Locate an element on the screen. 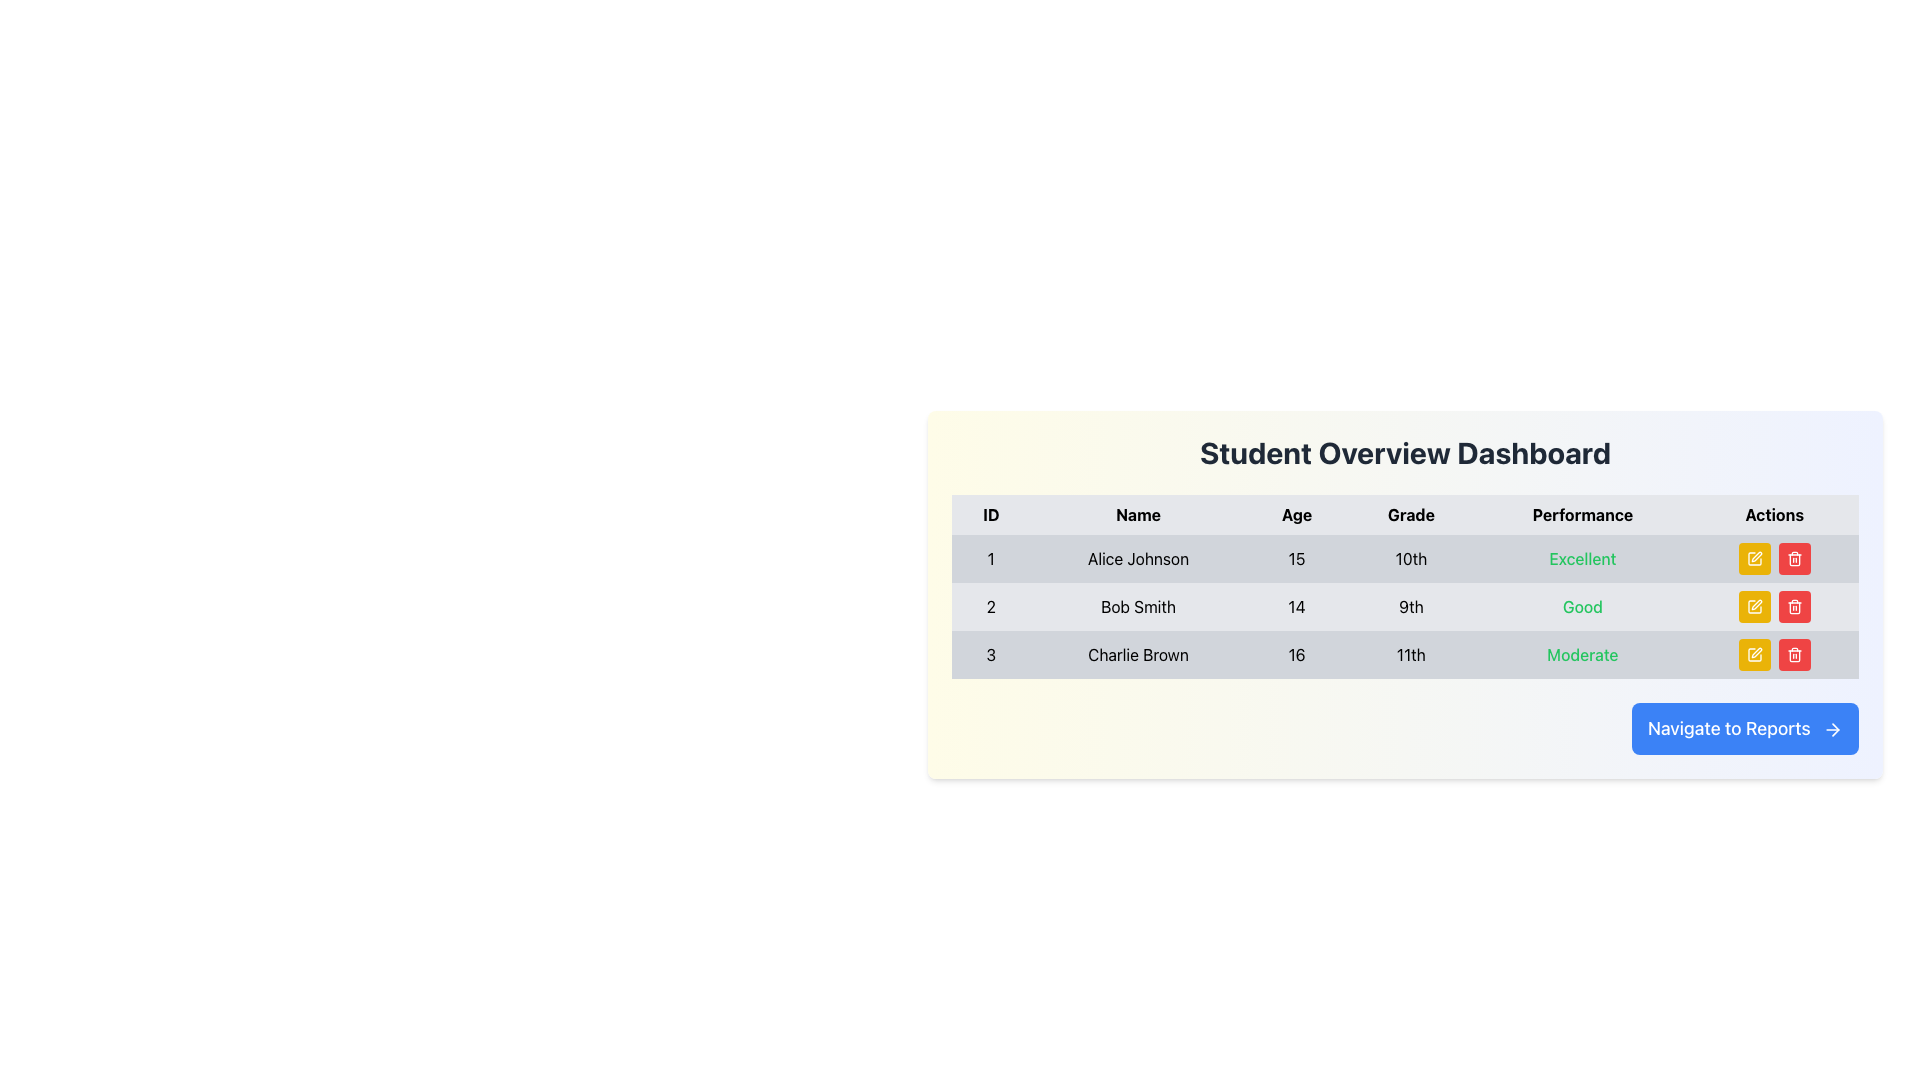 This screenshot has height=1080, width=1920. the table cell located in the first column of the third row, which serves as an identifier for the entry is located at coordinates (990, 655).